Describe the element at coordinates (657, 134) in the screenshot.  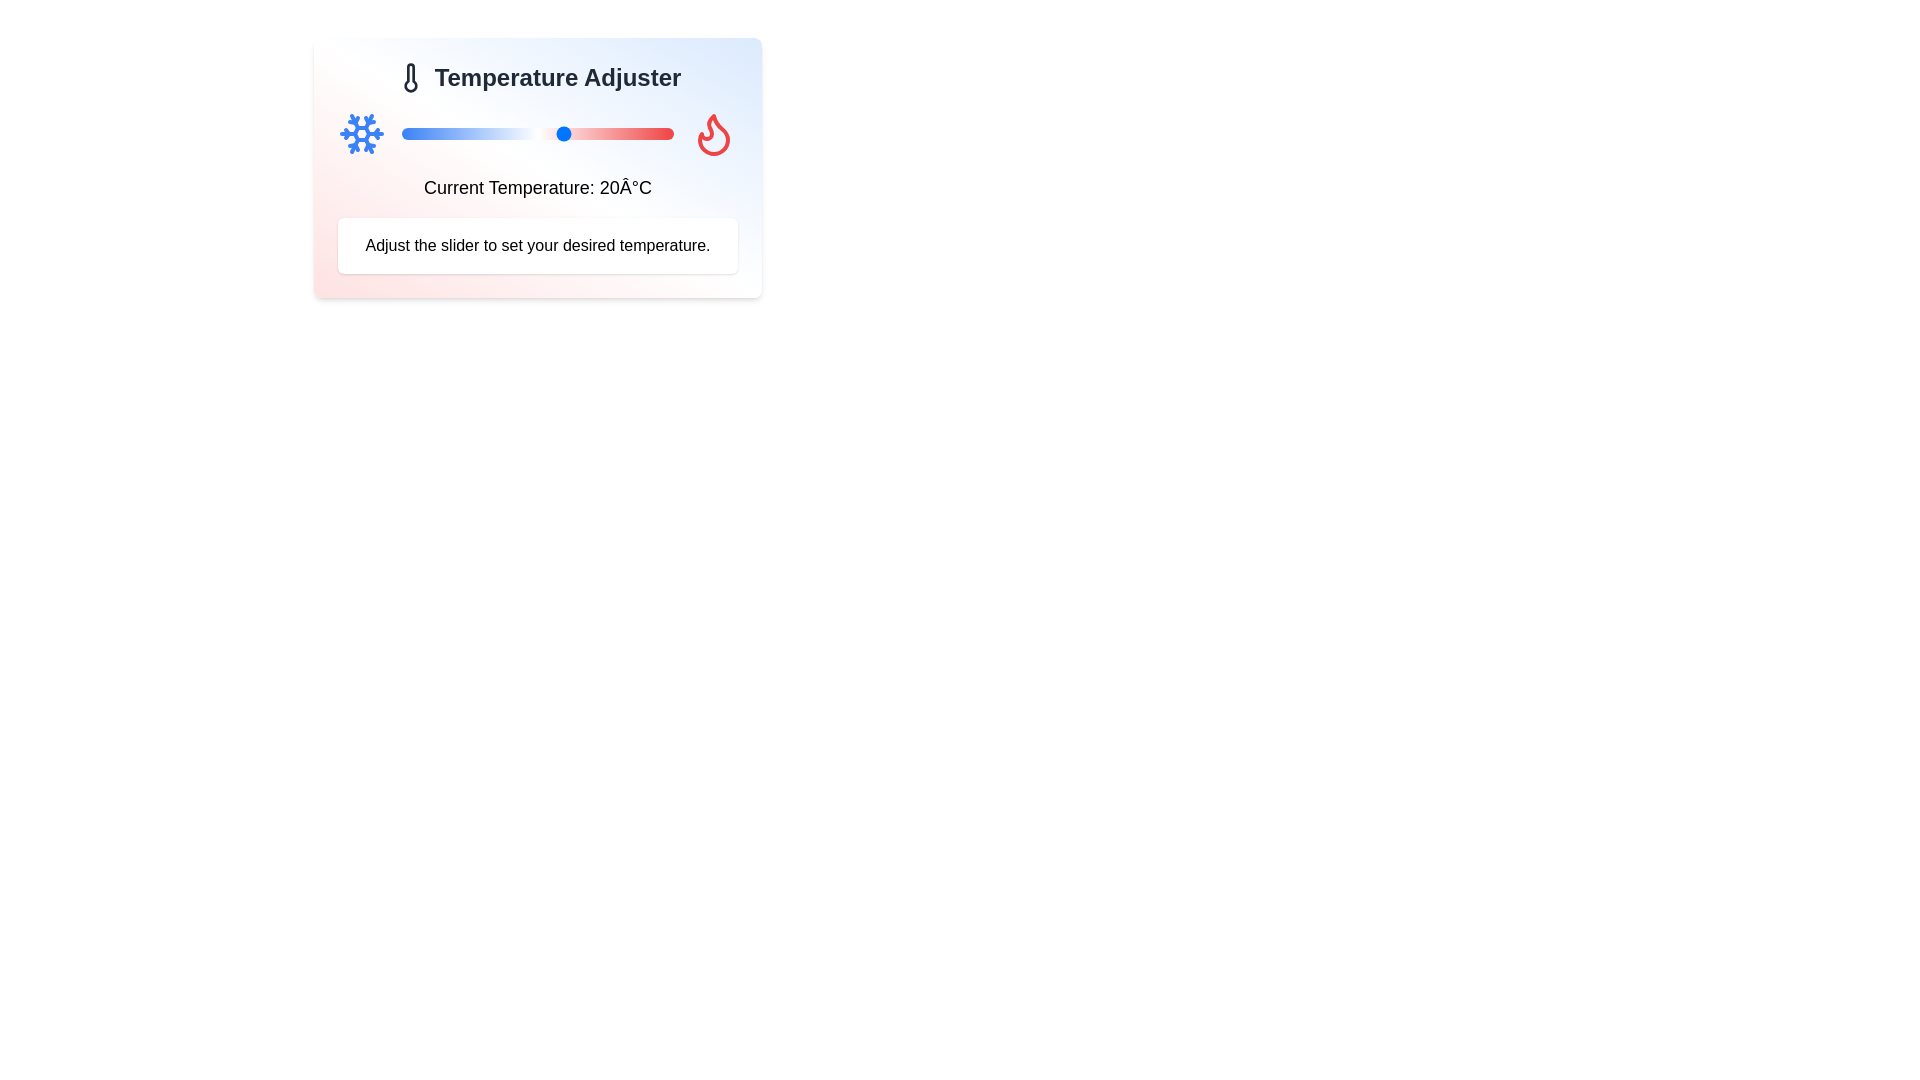
I see `the slider to set the temperature to 37°C` at that location.